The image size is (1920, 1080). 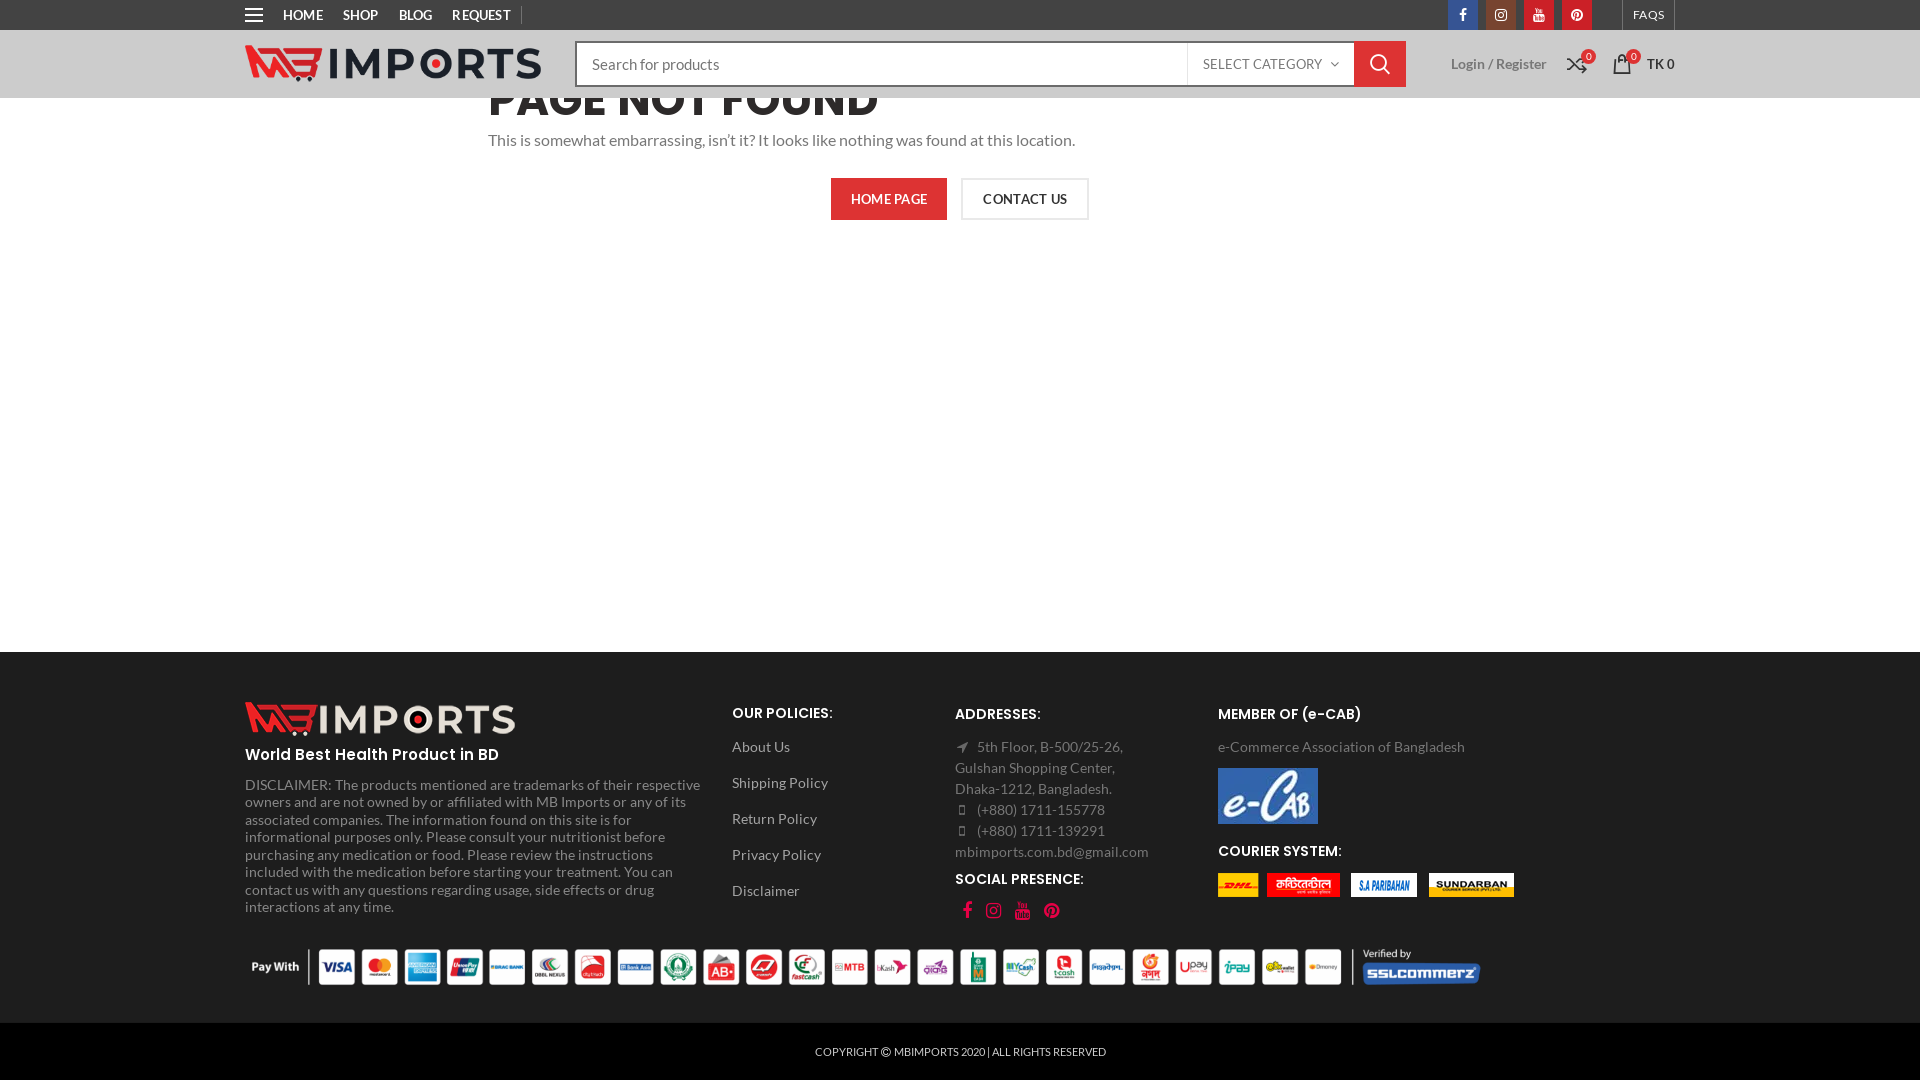 I want to click on 'About Us', so click(x=838, y=747).